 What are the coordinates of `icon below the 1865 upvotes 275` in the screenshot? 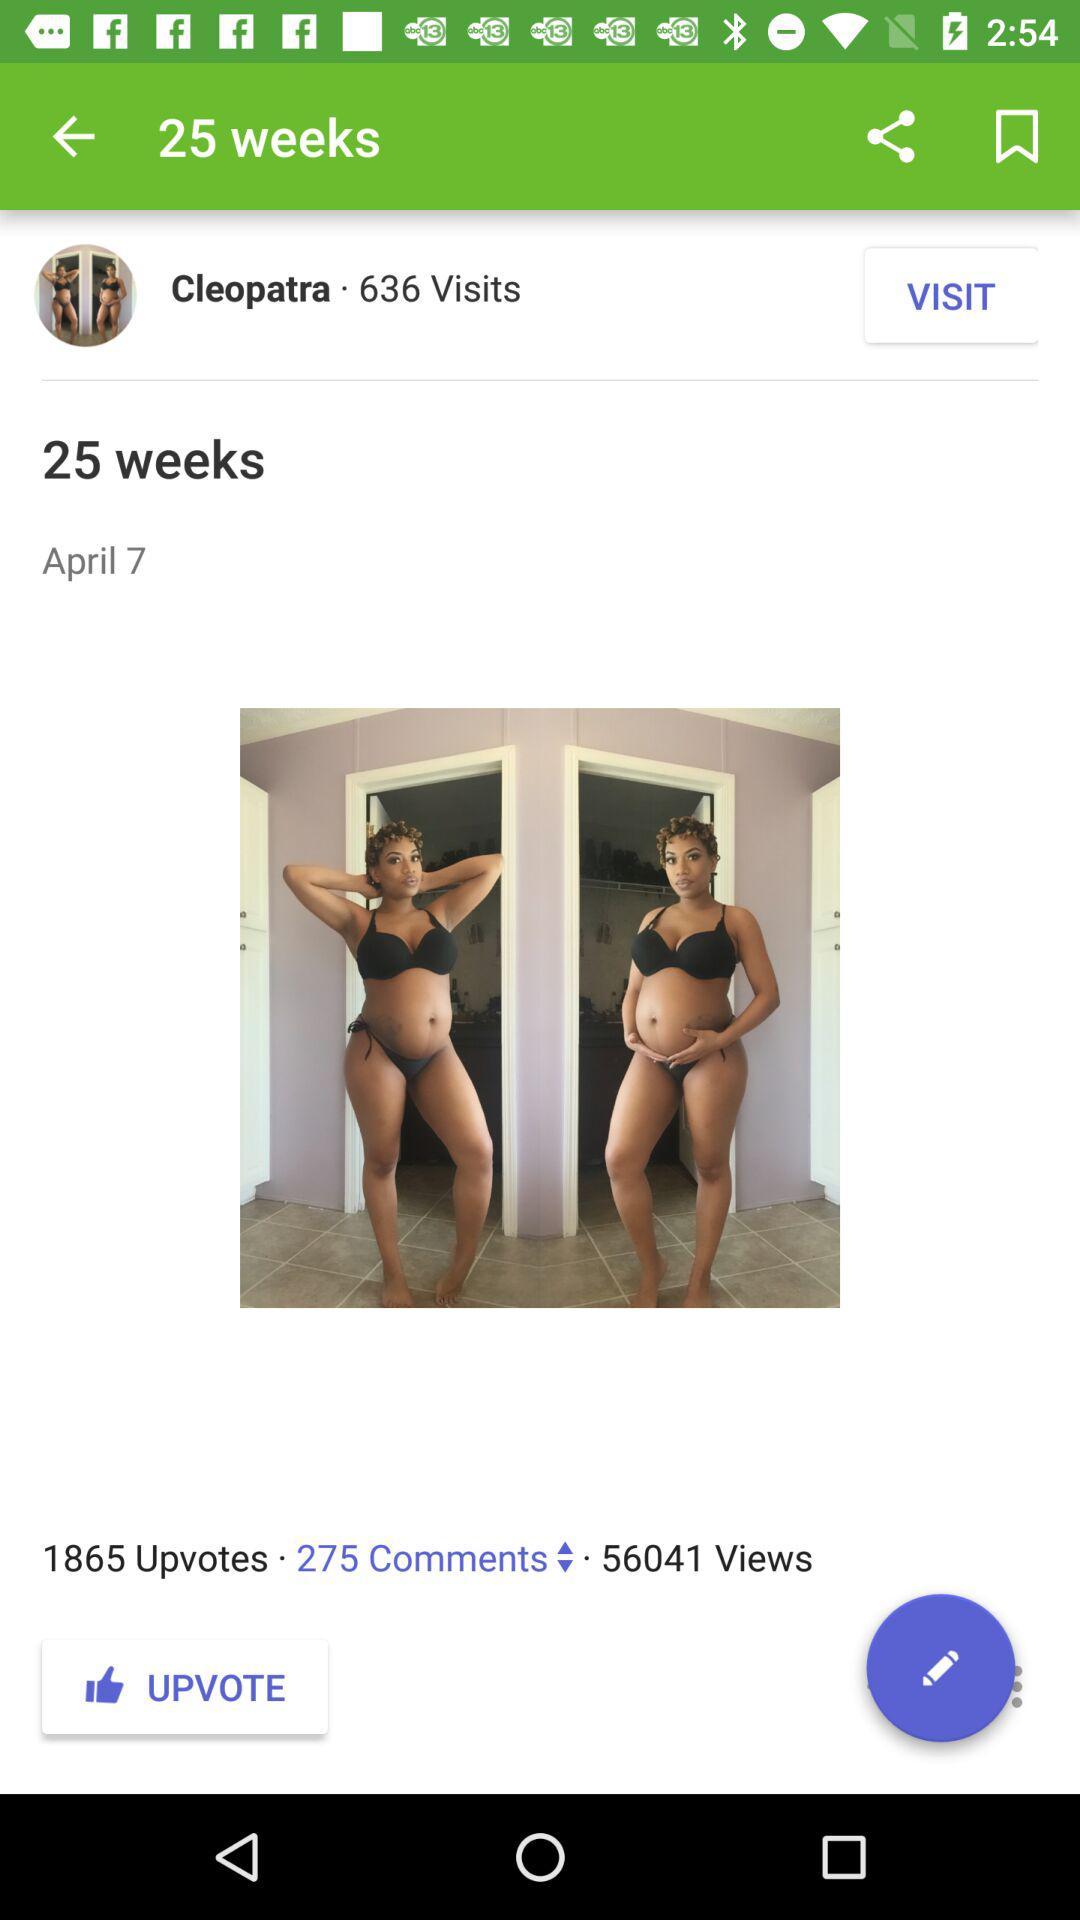 It's located at (890, 1685).